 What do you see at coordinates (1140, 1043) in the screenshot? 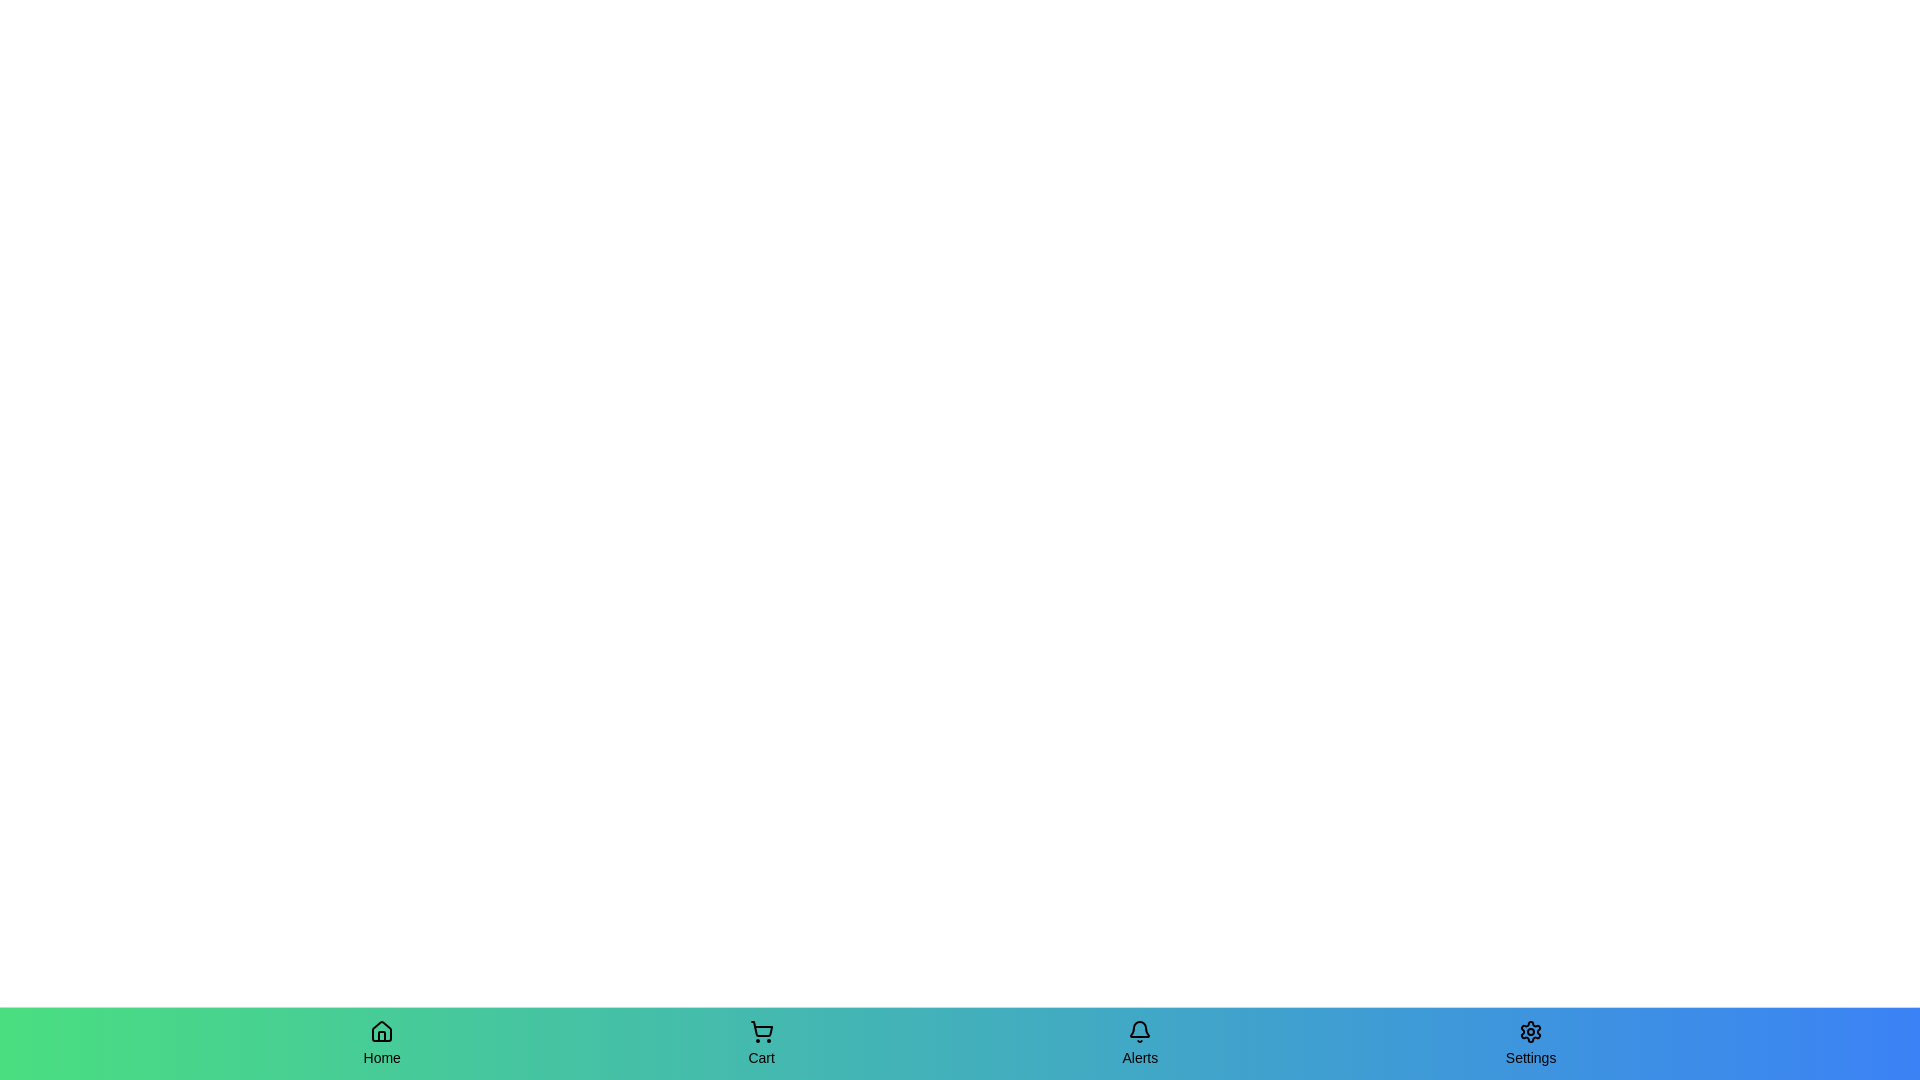
I see `the Alerts tab by clicking on it` at bounding box center [1140, 1043].